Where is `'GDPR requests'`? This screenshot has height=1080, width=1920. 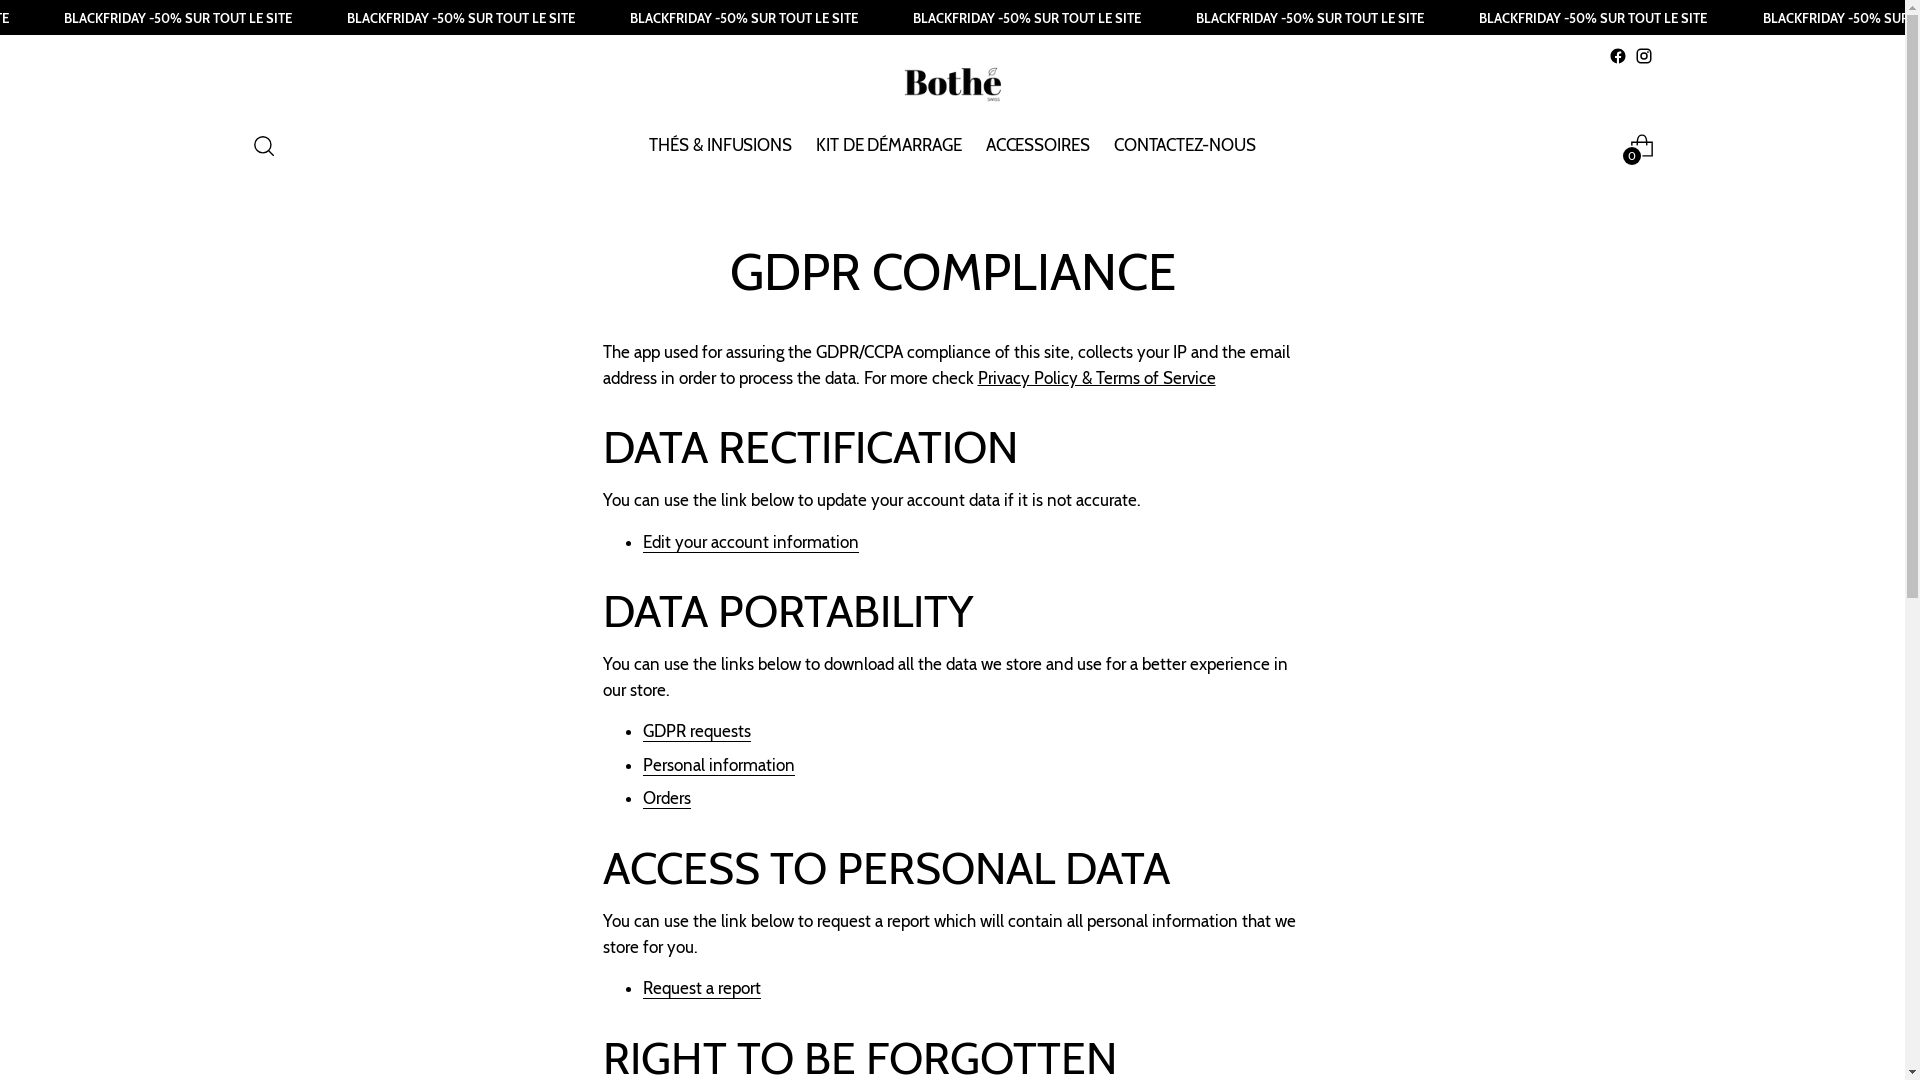 'GDPR requests' is located at coordinates (696, 731).